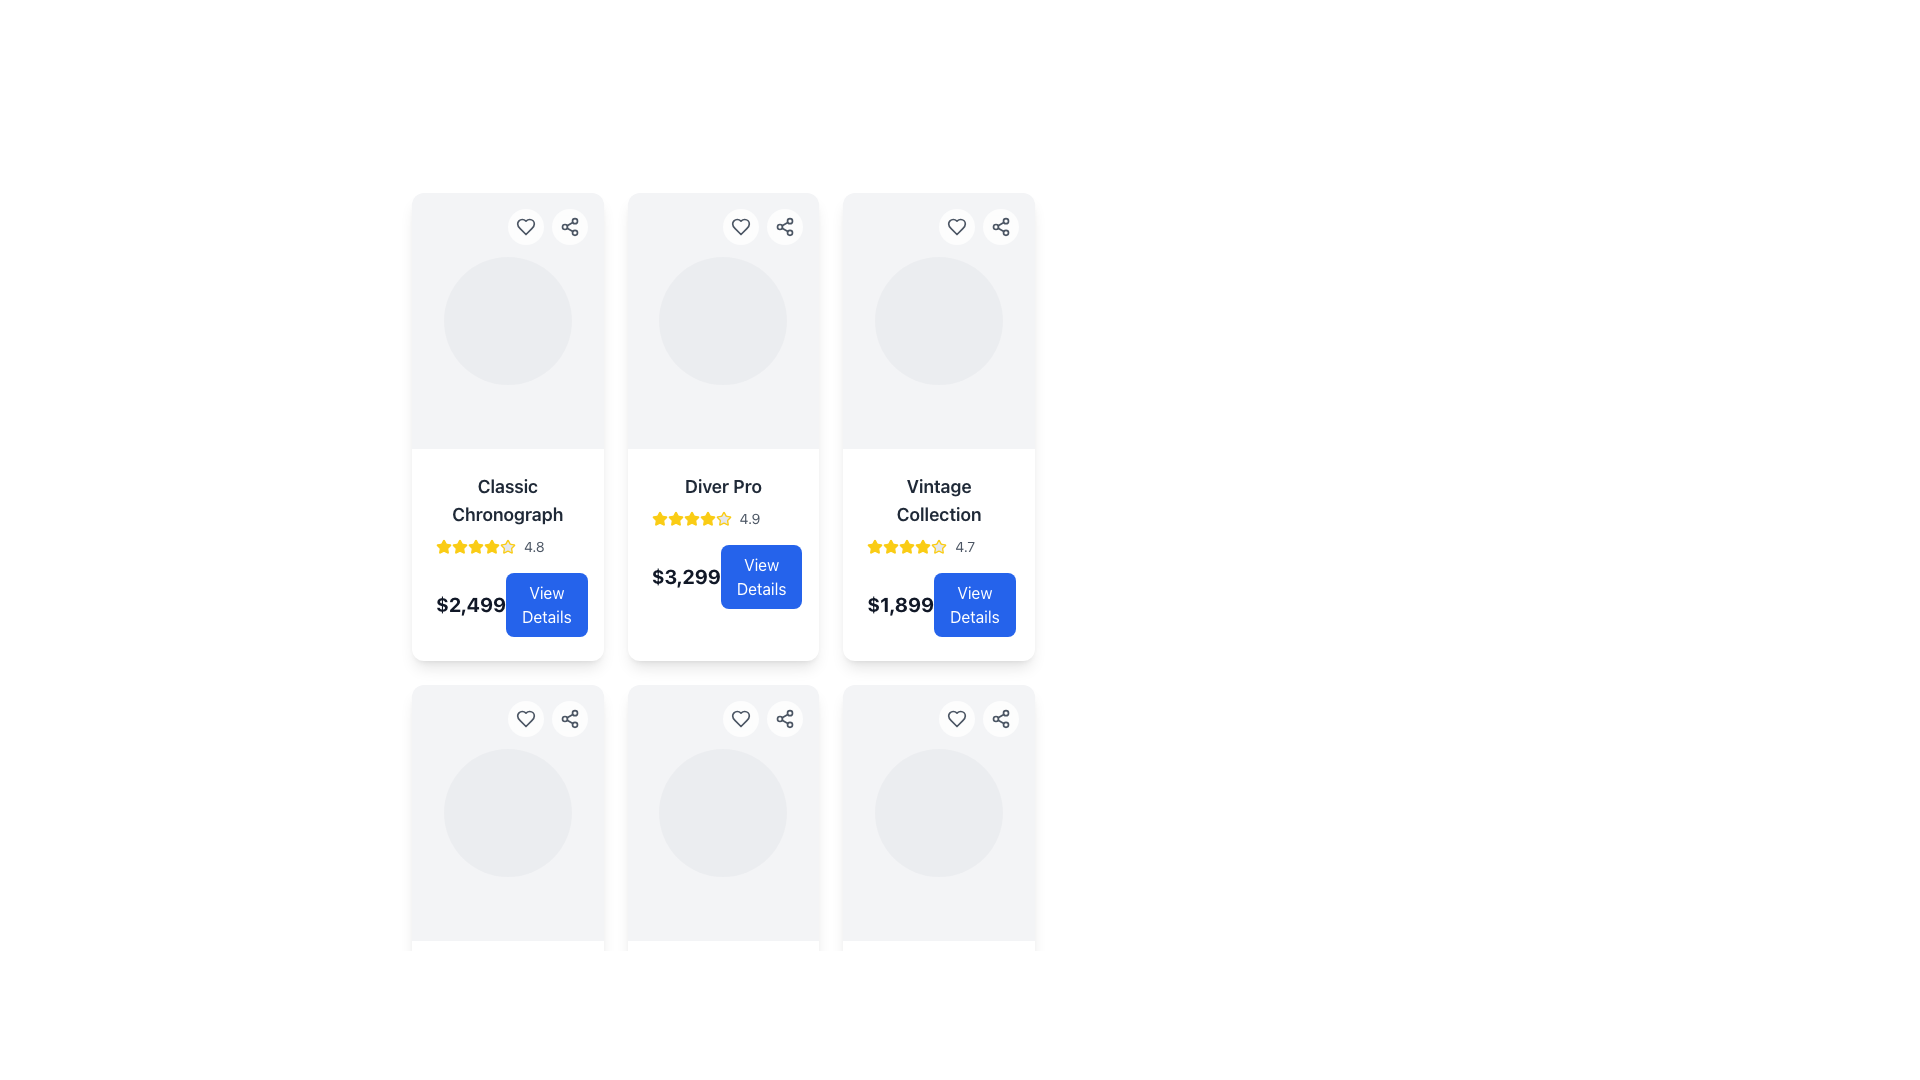  Describe the element at coordinates (1001, 226) in the screenshot. I see `the share button located in the top-right corner of the 'Vintage Collection' card, which is the second interactive button following the heart-shaped button` at that location.